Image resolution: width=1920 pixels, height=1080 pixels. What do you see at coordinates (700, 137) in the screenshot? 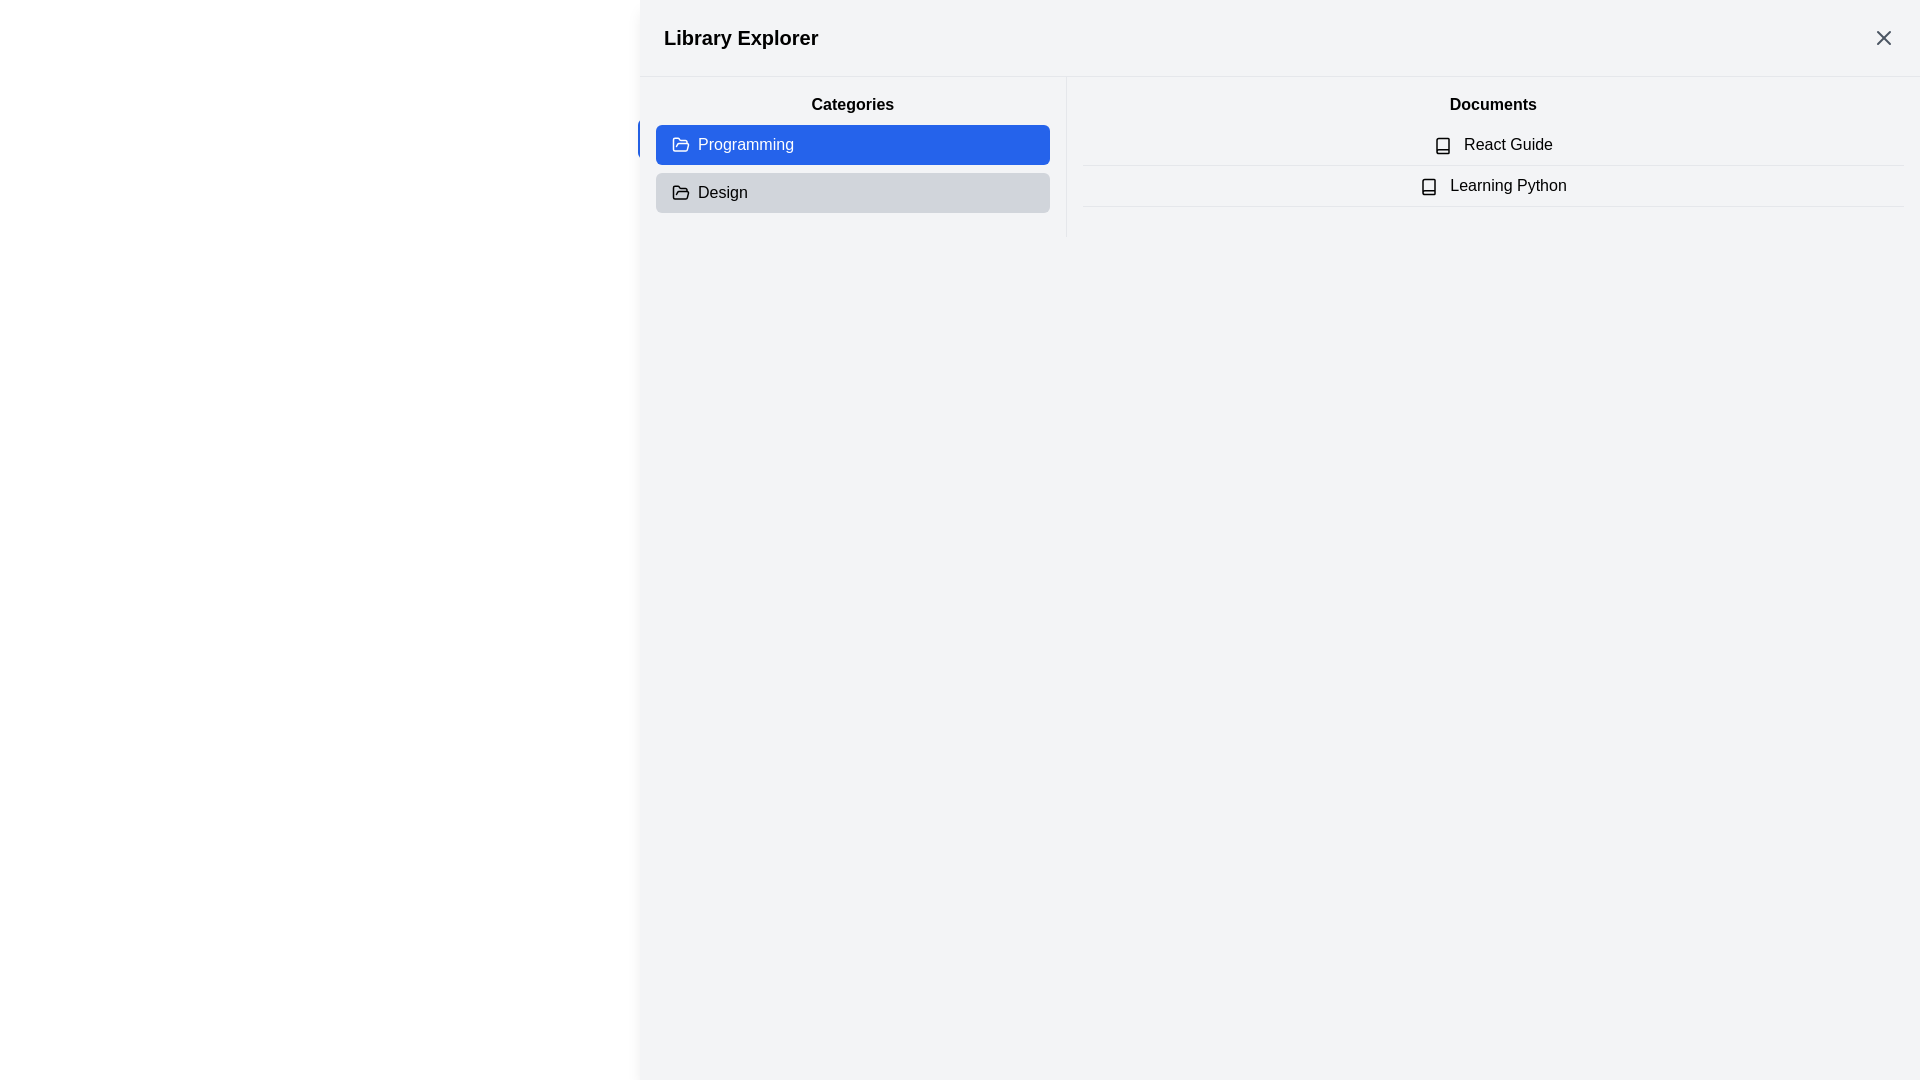
I see `the close button located in the top center area of the library explorer interface` at bounding box center [700, 137].